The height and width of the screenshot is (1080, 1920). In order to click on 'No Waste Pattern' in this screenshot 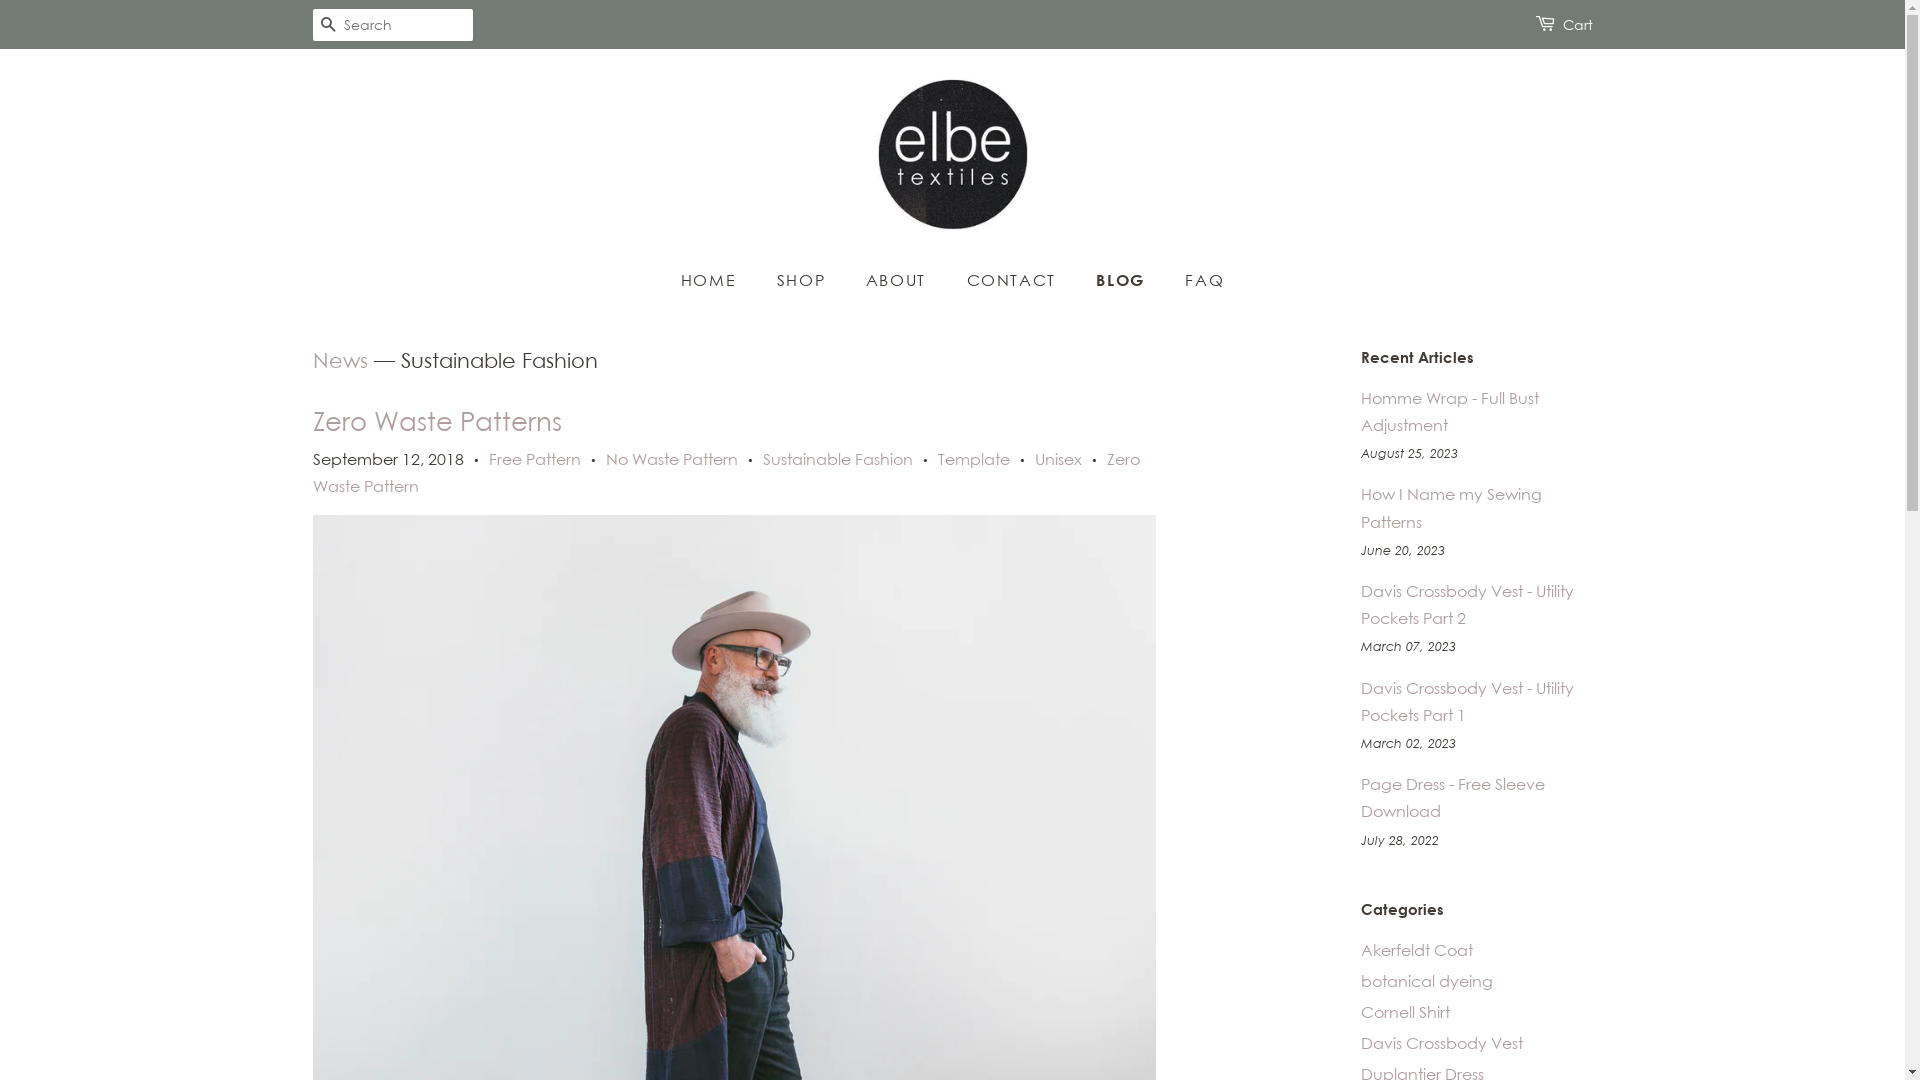, I will do `click(604, 459)`.